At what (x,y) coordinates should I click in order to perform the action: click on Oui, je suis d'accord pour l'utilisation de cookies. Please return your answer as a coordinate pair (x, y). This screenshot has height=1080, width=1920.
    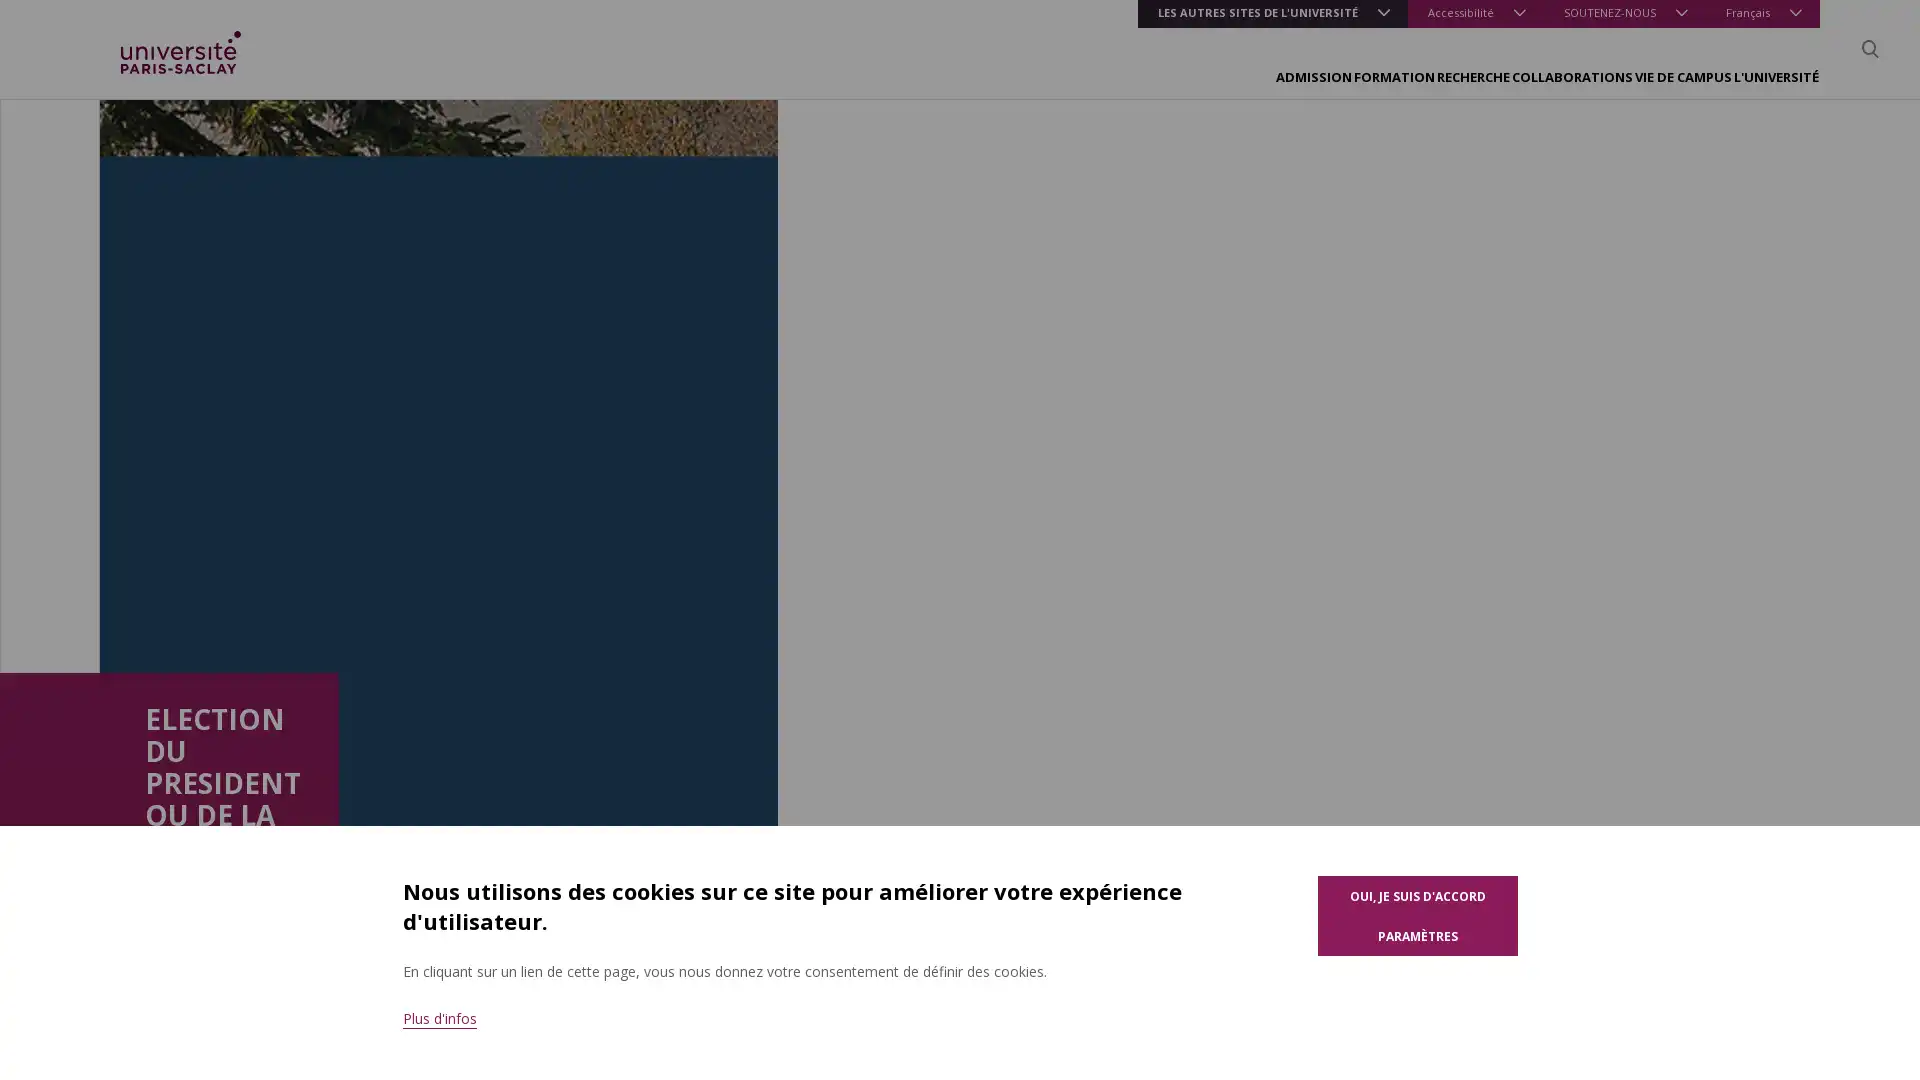
    Looking at the image, I should click on (1415, 894).